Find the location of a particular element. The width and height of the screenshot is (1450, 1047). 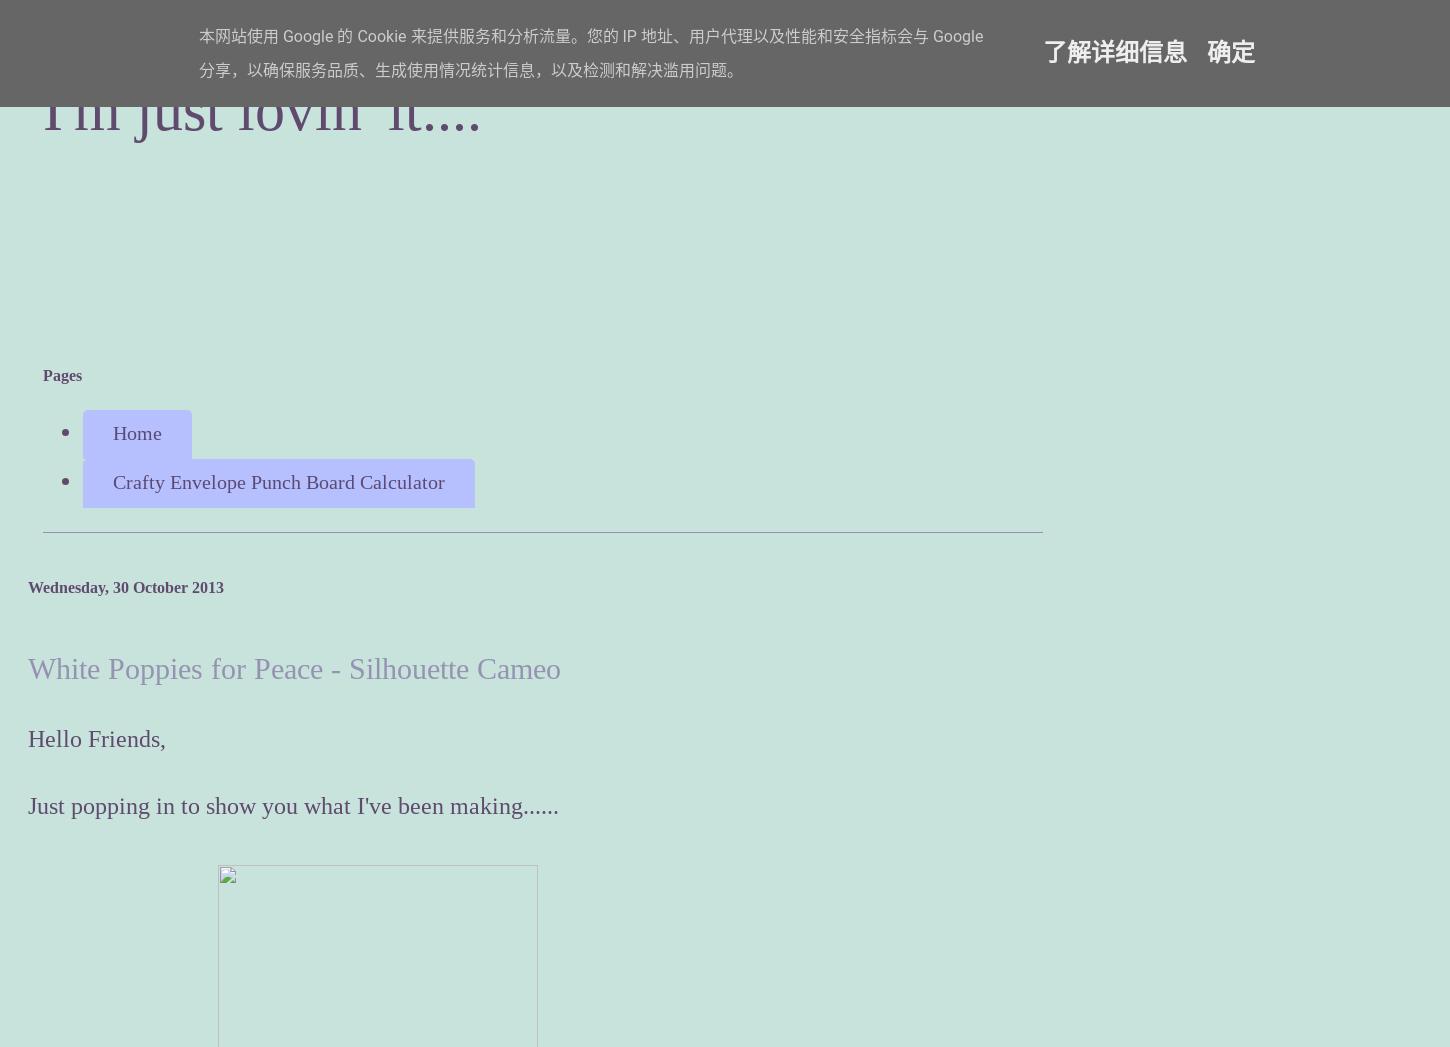

'Wednesday, 30 October 2013' is located at coordinates (125, 585).